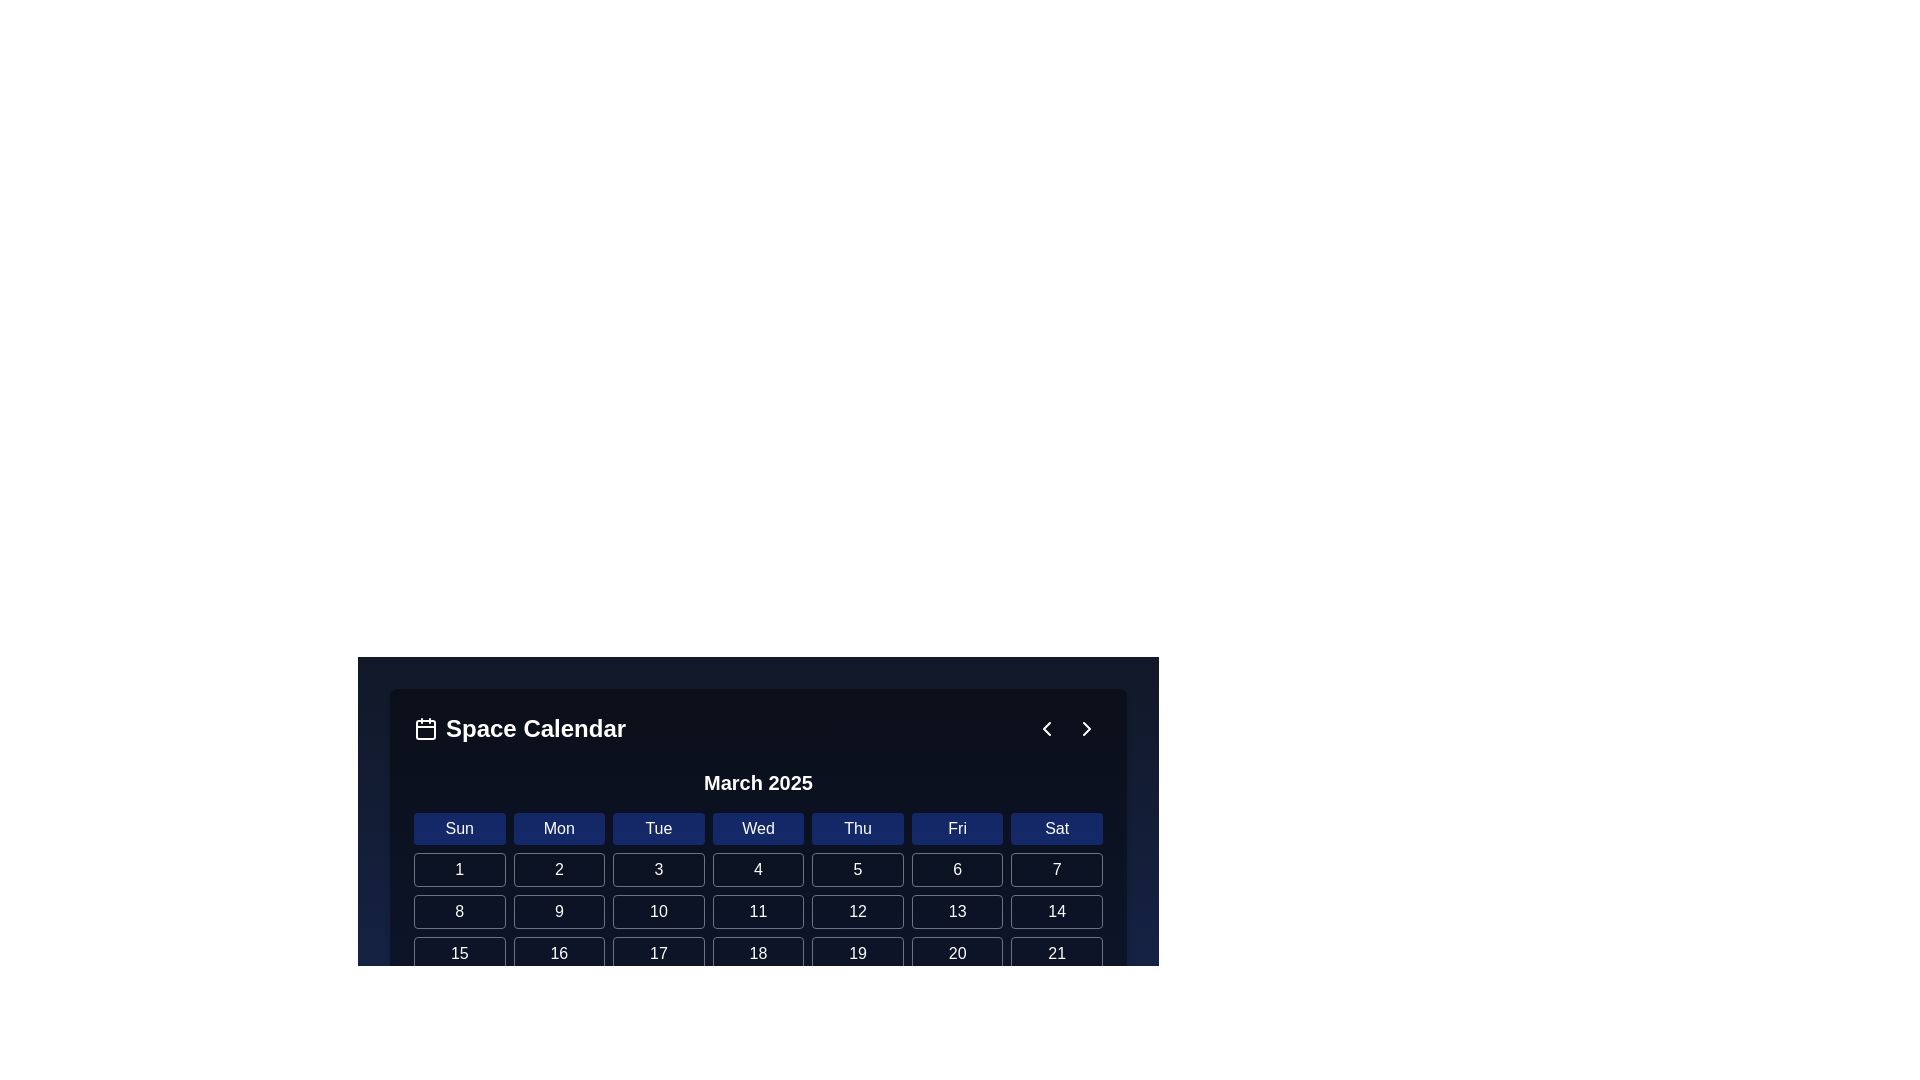  What do you see at coordinates (858, 952) in the screenshot?
I see `text '19' from the Calendar day cell located in the seventh column of the fourth row, corresponding to Thursday, March 2025` at bounding box center [858, 952].